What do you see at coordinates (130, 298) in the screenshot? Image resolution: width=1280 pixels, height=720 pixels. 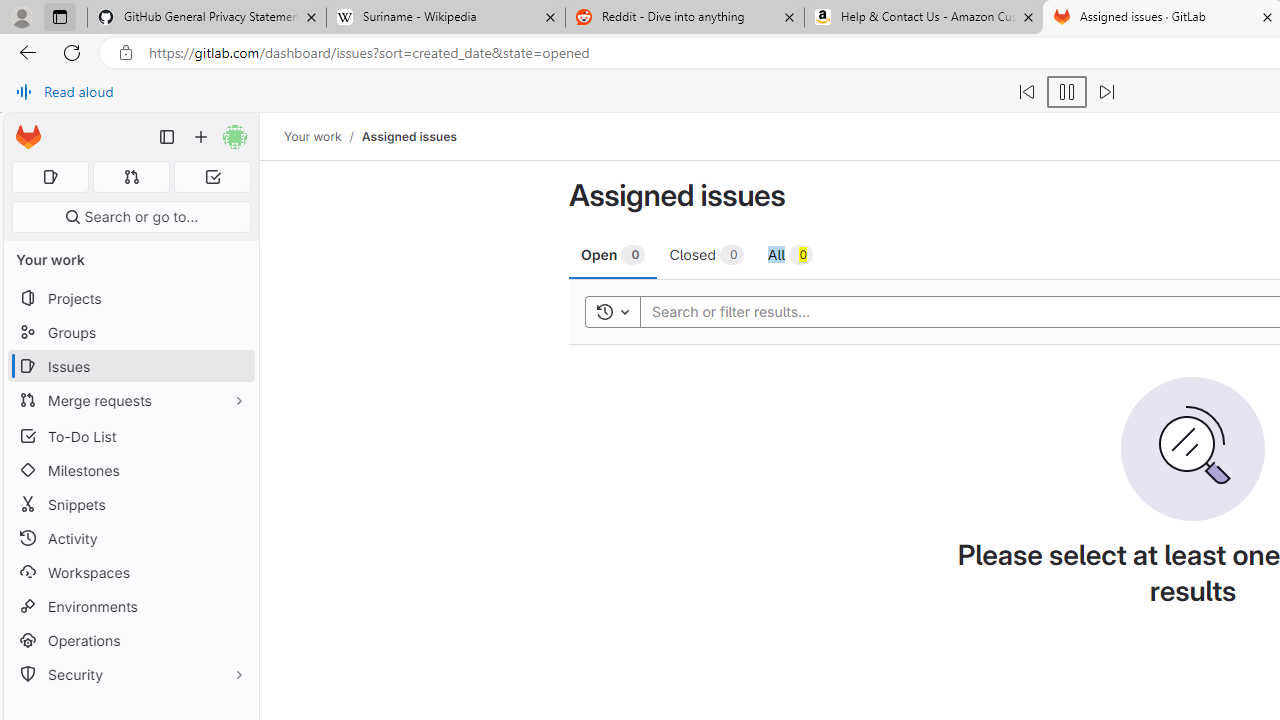 I see `'Projects'` at bounding box center [130, 298].